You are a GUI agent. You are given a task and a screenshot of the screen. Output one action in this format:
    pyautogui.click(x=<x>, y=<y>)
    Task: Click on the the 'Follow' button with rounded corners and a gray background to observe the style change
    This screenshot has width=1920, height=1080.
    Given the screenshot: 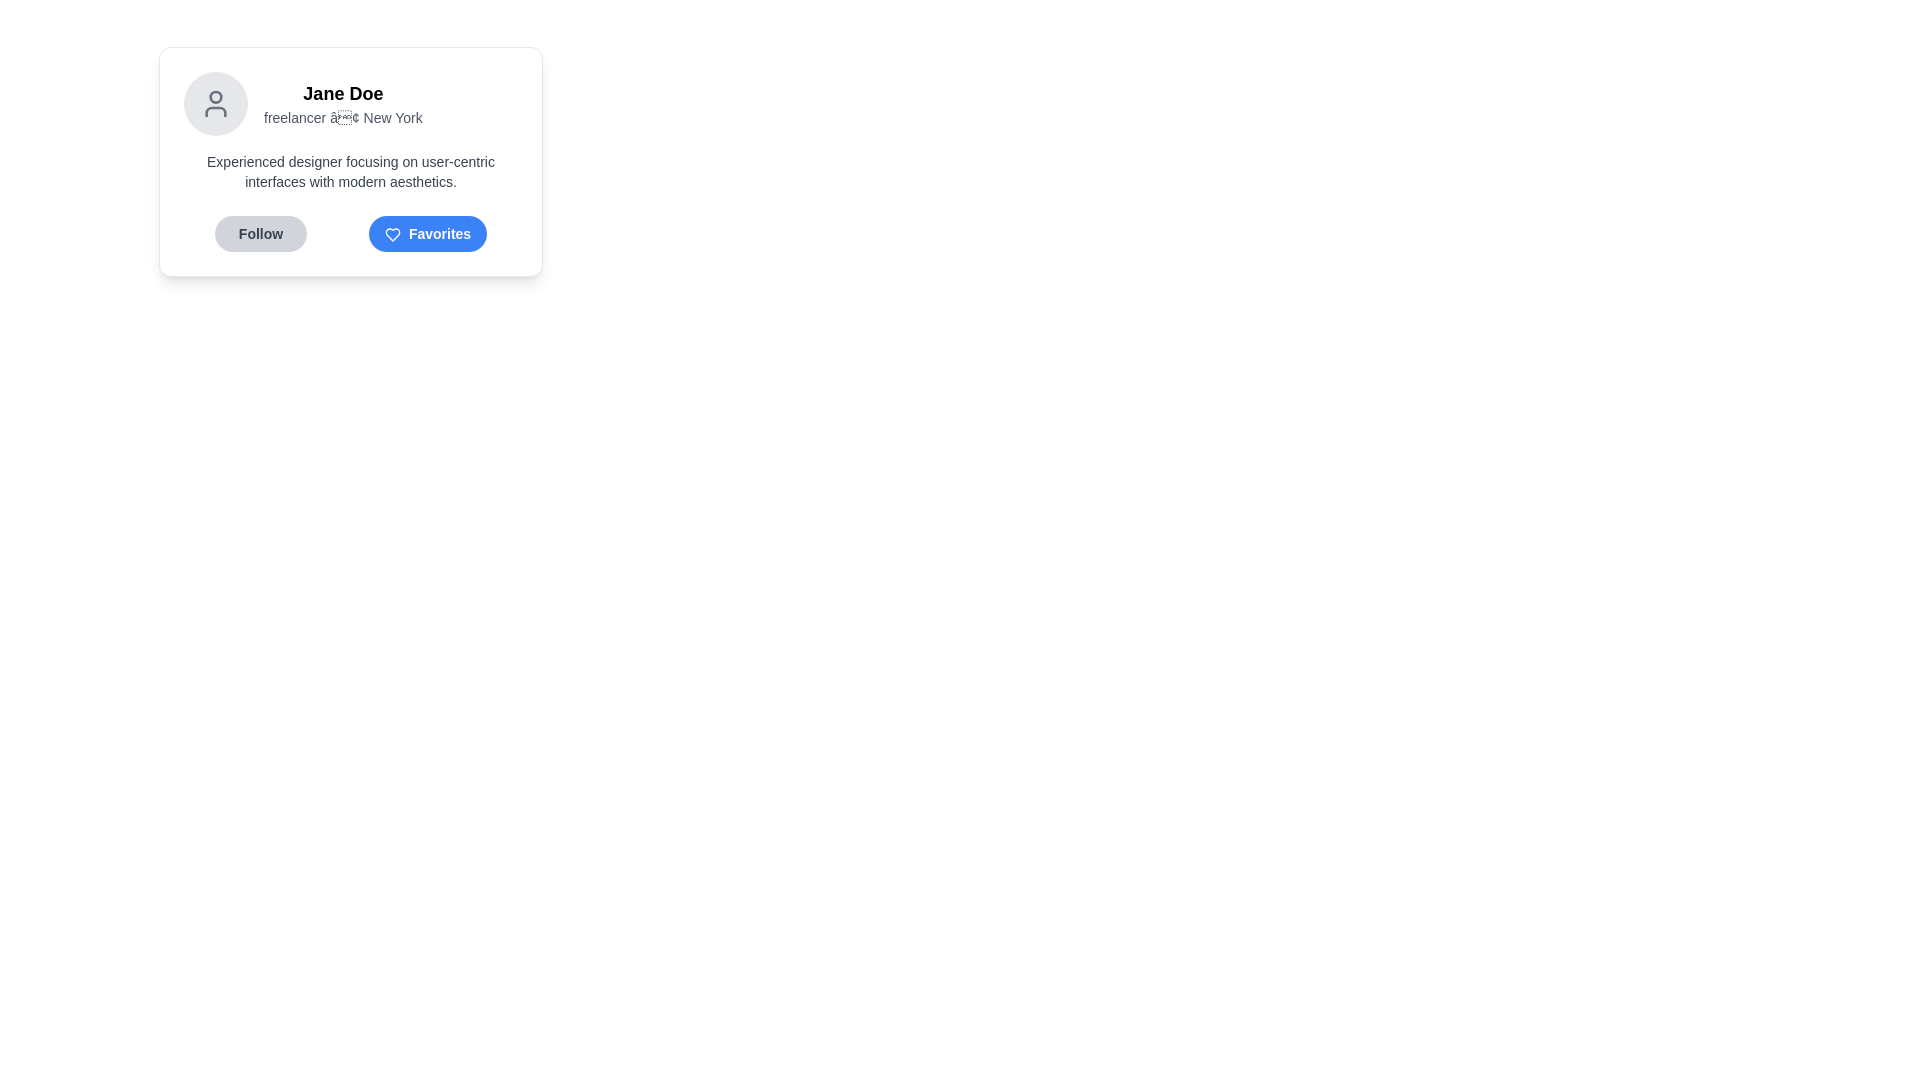 What is the action you would take?
    pyautogui.click(x=259, y=233)
    